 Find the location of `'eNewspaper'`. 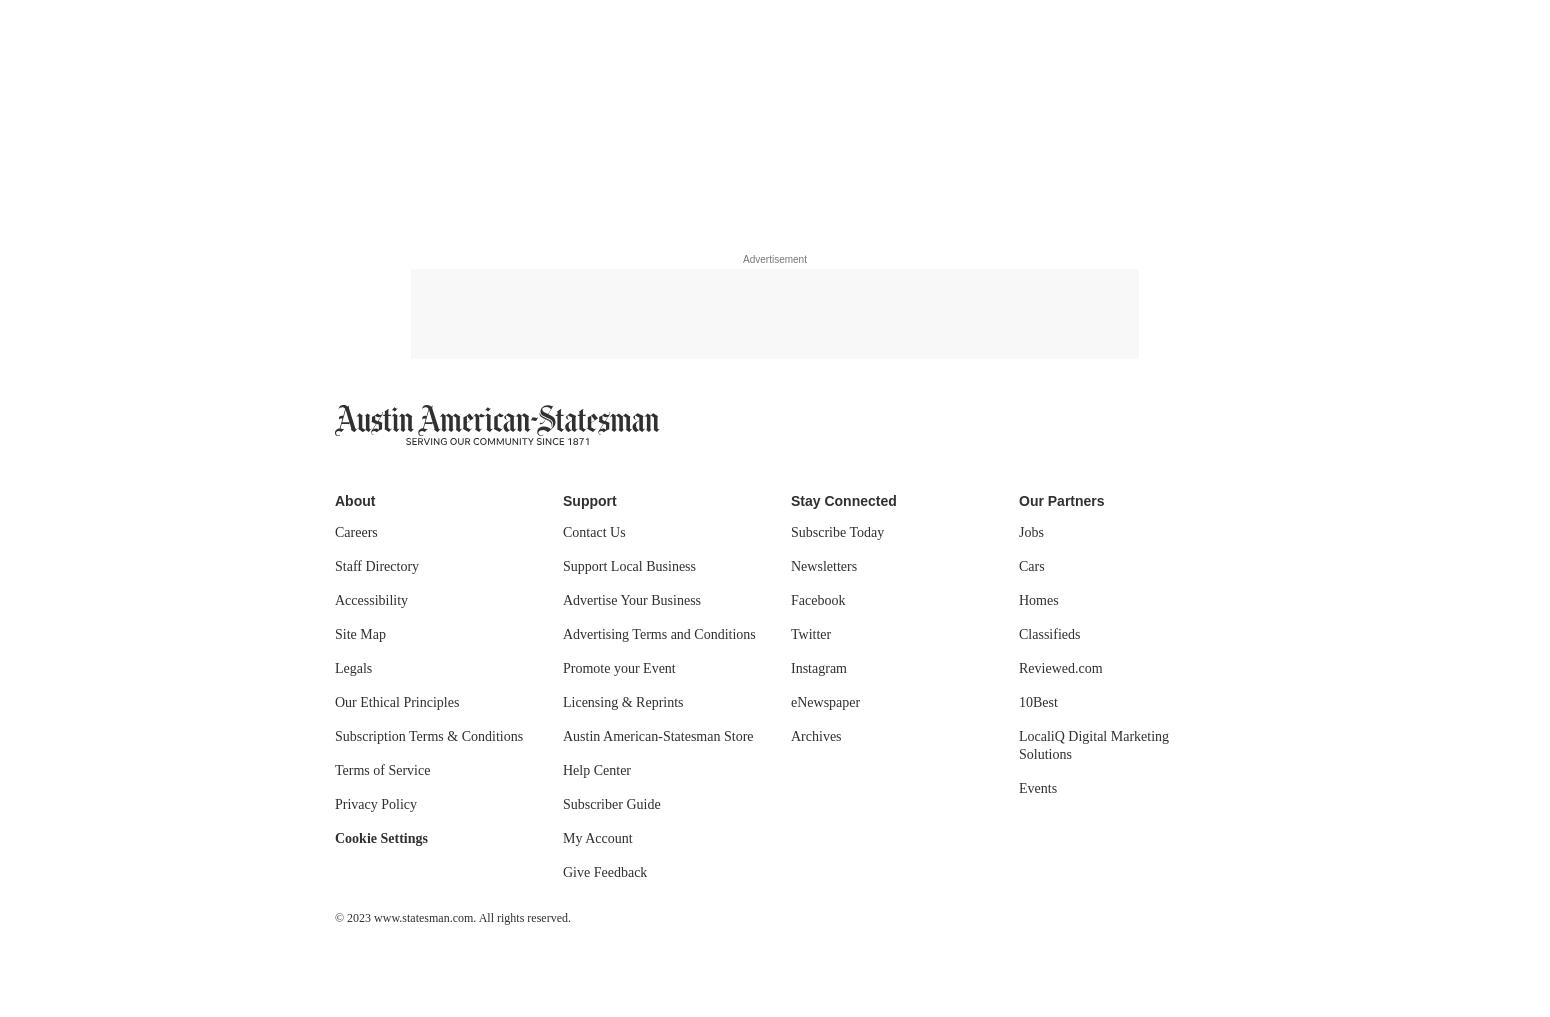

'eNewspaper' is located at coordinates (824, 701).